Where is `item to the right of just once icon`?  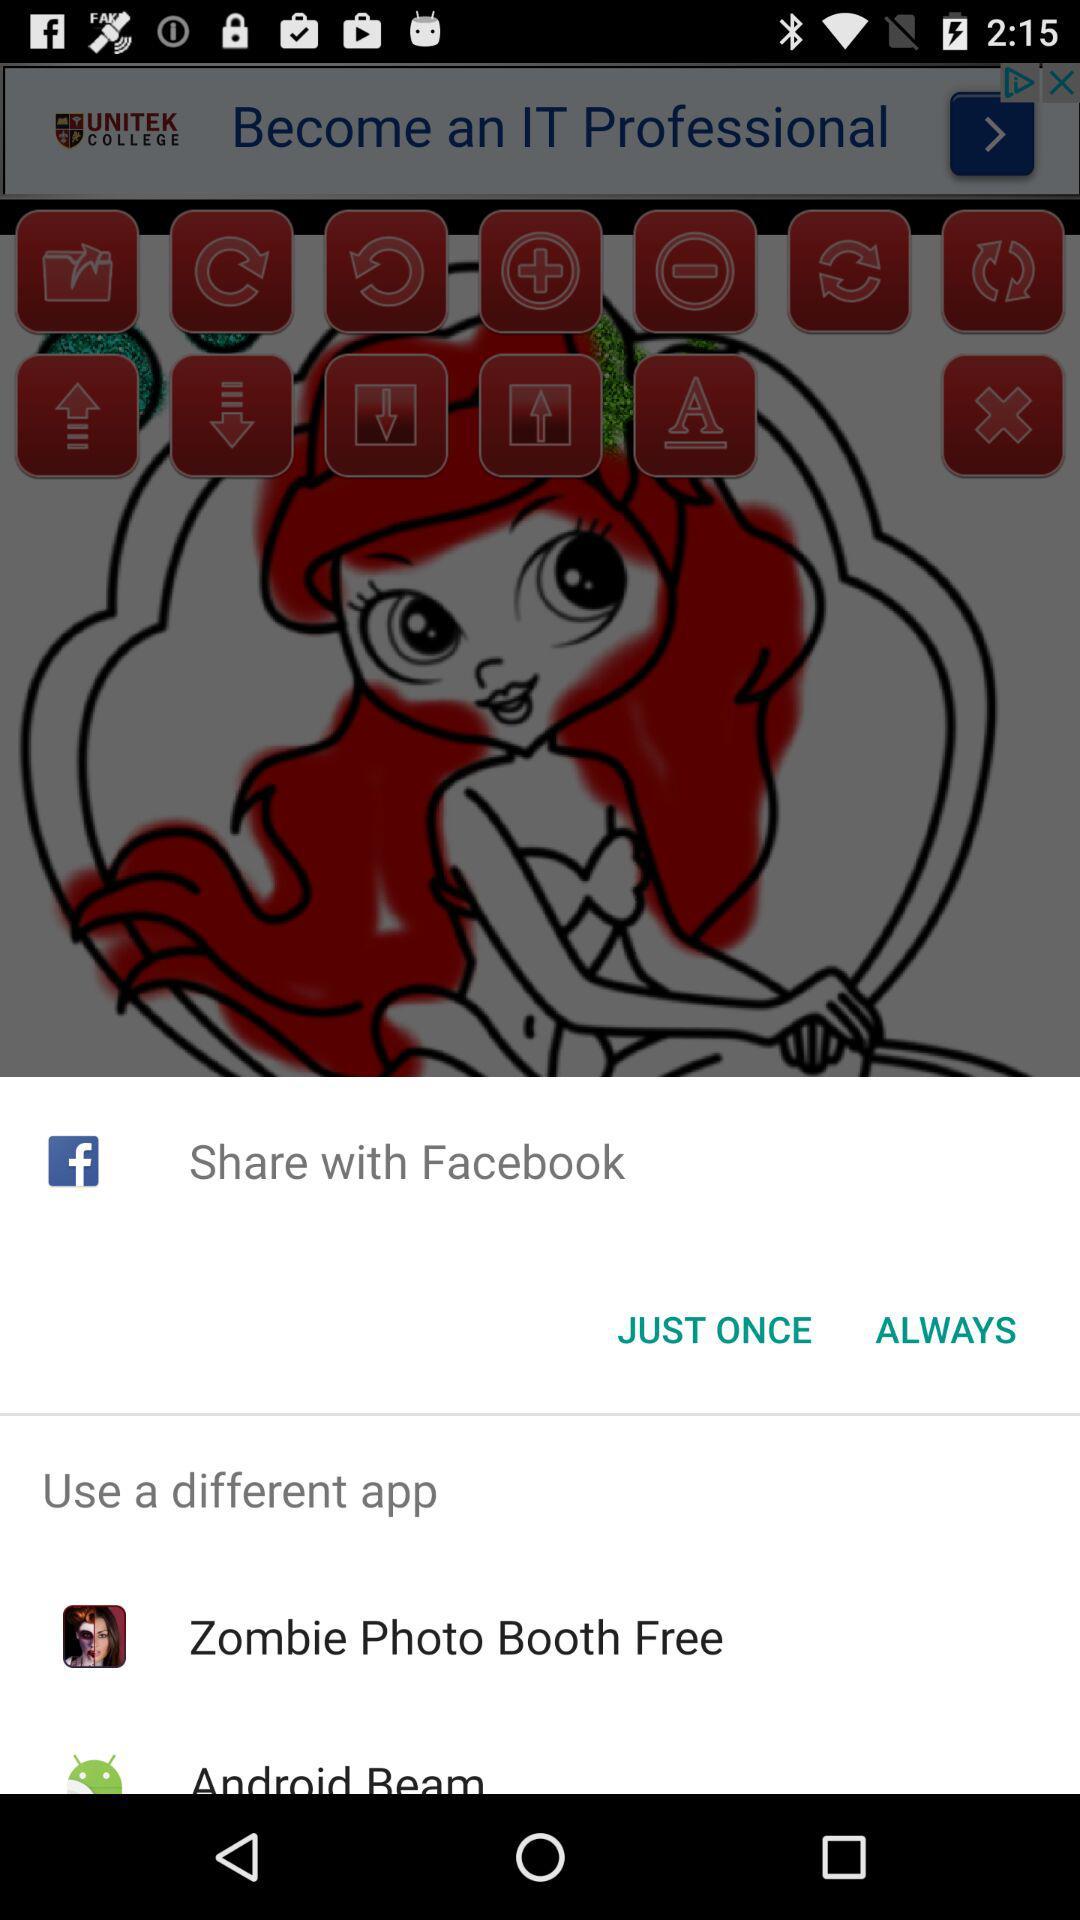 item to the right of just once icon is located at coordinates (945, 1329).